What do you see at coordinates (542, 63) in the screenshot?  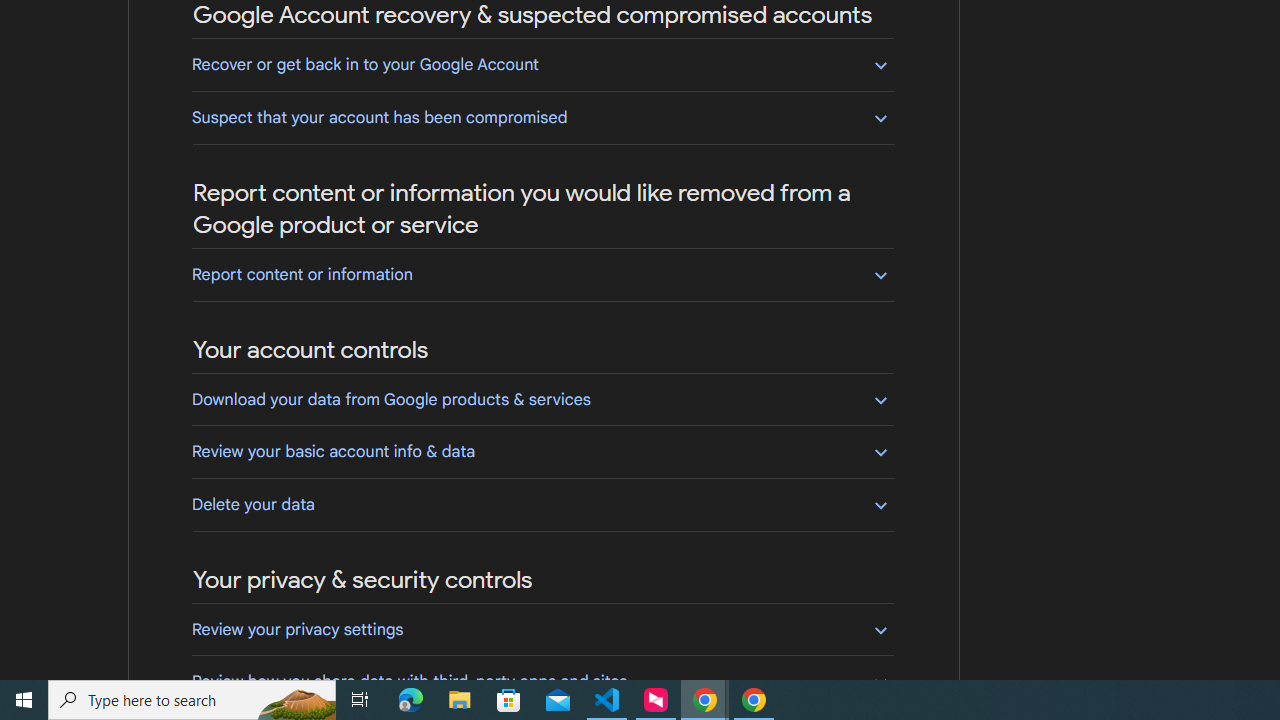 I see `'Recover or get back in to your Google Account'` at bounding box center [542, 63].